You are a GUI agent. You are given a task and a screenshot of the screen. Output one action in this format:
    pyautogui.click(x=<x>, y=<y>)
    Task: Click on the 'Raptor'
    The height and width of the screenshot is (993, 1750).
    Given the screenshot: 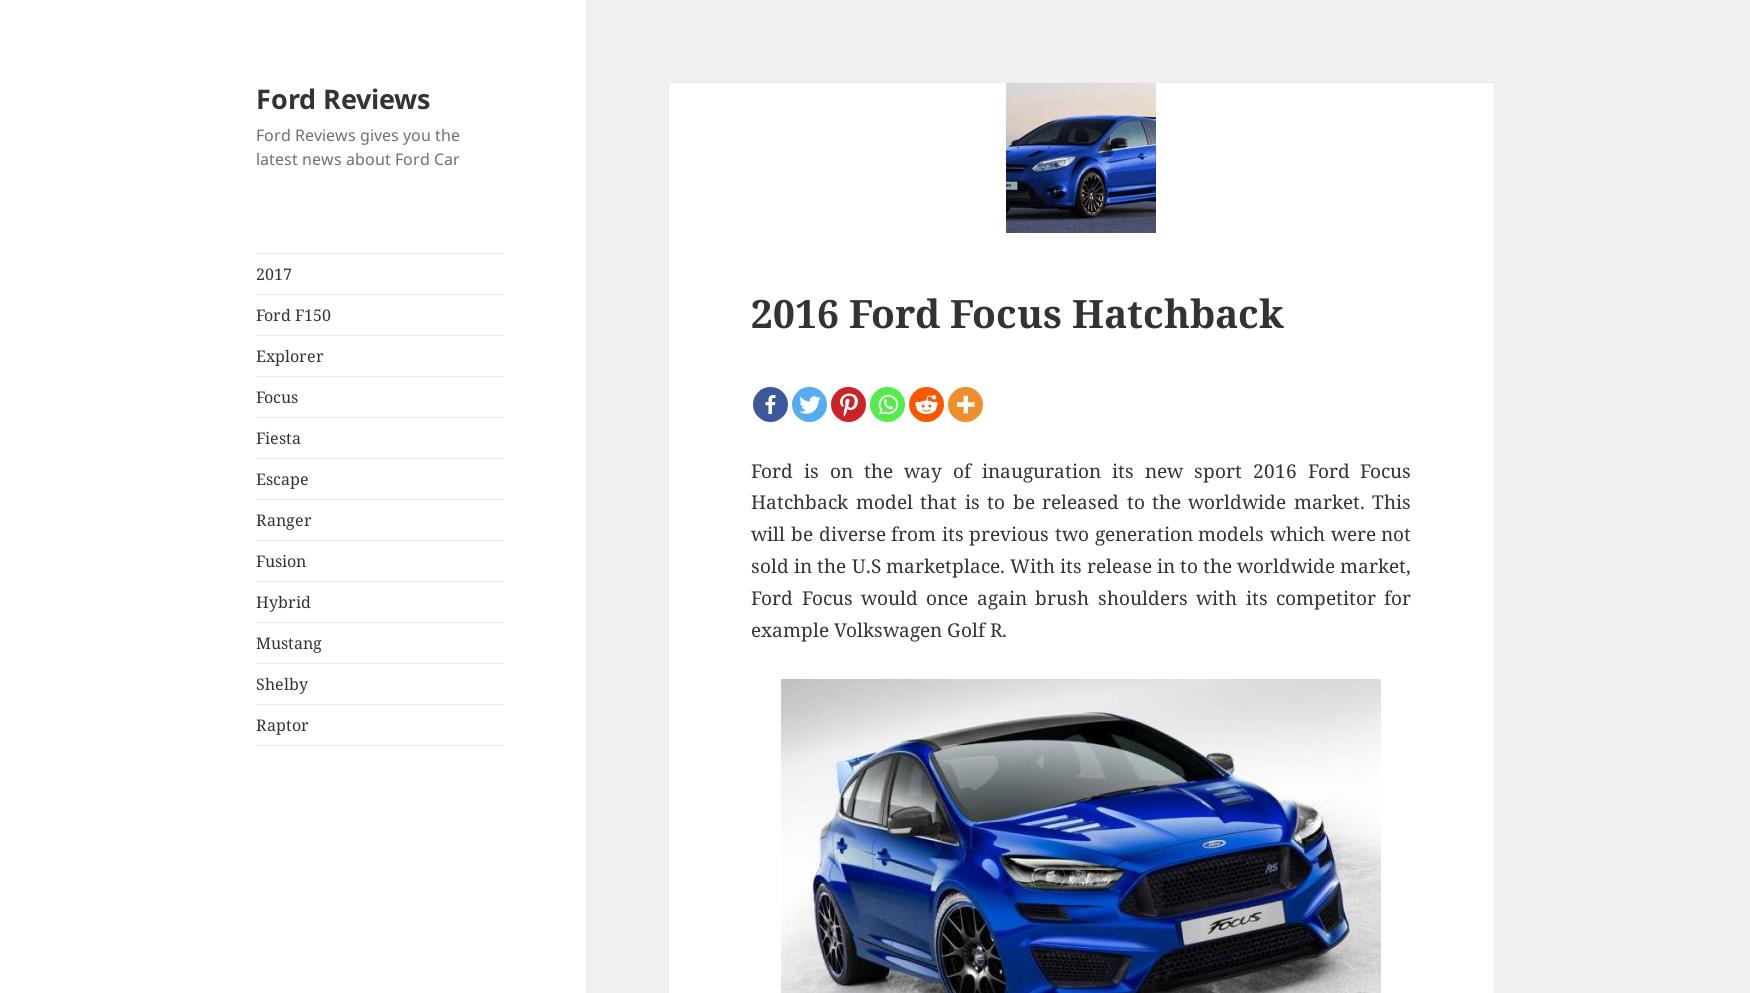 What is the action you would take?
    pyautogui.click(x=281, y=723)
    